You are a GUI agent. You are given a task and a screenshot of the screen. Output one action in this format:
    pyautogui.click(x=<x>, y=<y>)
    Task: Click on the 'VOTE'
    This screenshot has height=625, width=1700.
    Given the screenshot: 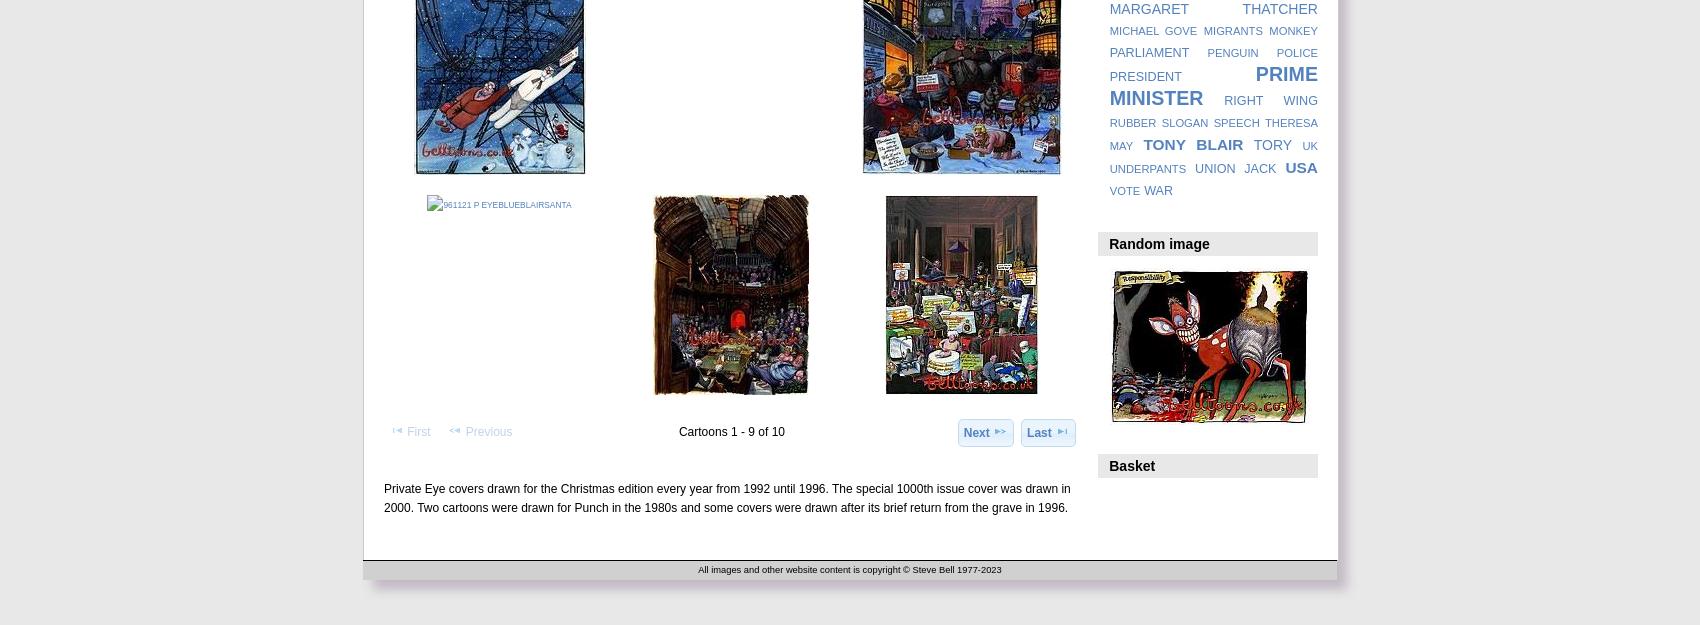 What is the action you would take?
    pyautogui.click(x=1124, y=191)
    